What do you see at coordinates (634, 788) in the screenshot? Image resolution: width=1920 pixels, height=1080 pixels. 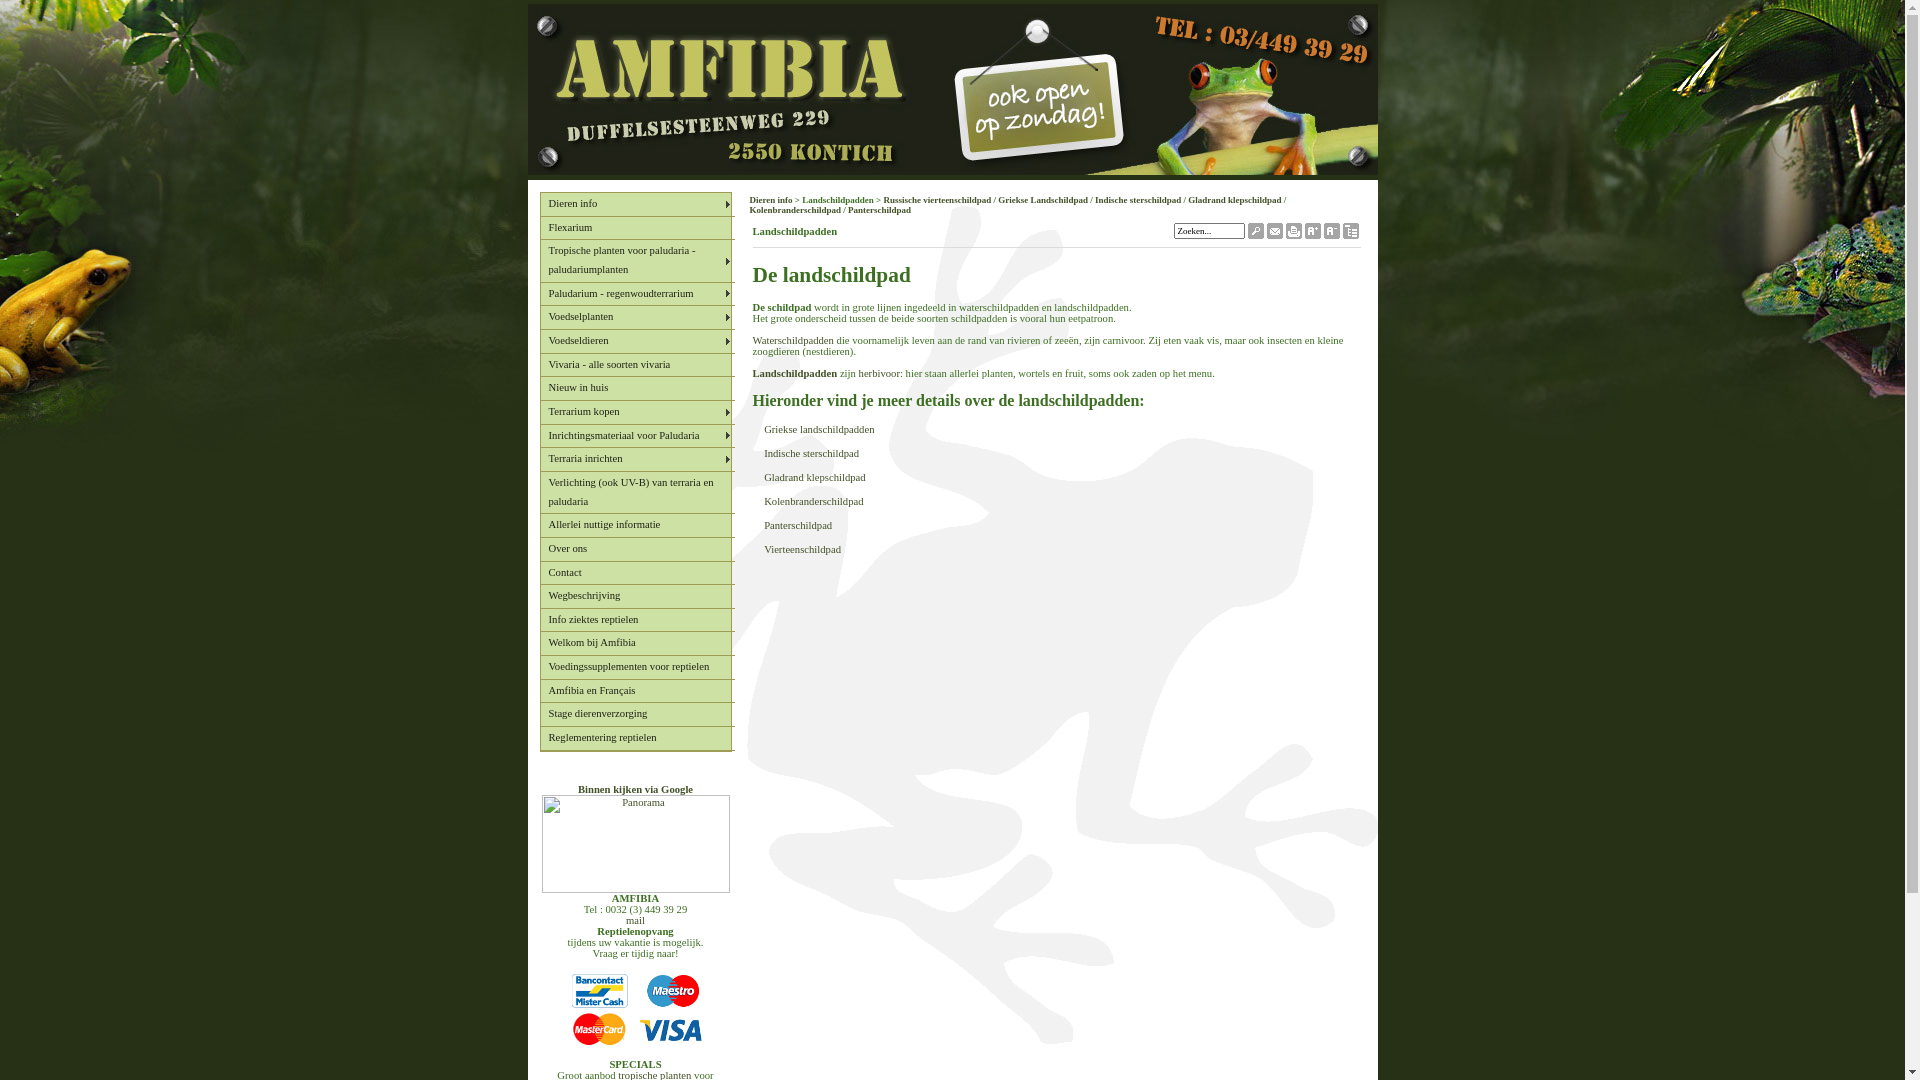 I see `'Binnen kijken via Google'` at bounding box center [634, 788].